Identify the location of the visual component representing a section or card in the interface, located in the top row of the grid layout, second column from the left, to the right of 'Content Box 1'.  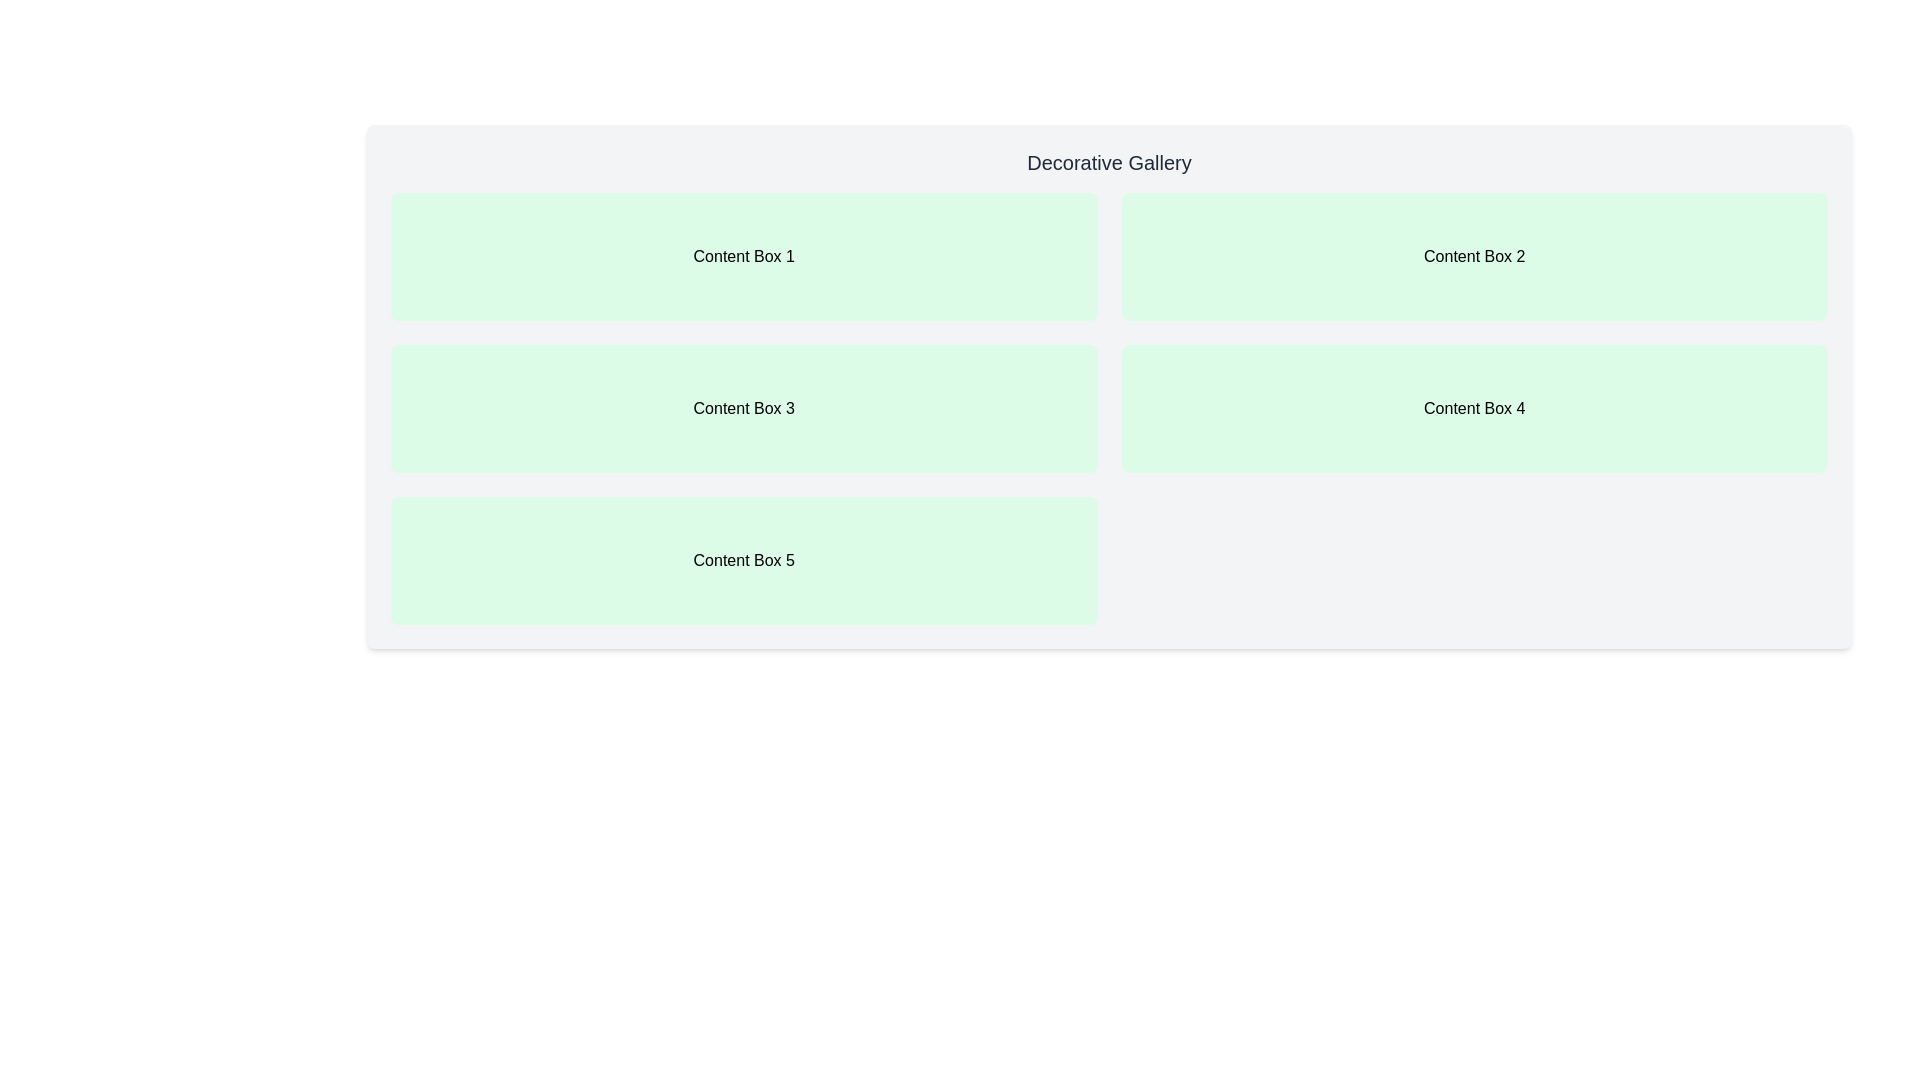
(1474, 256).